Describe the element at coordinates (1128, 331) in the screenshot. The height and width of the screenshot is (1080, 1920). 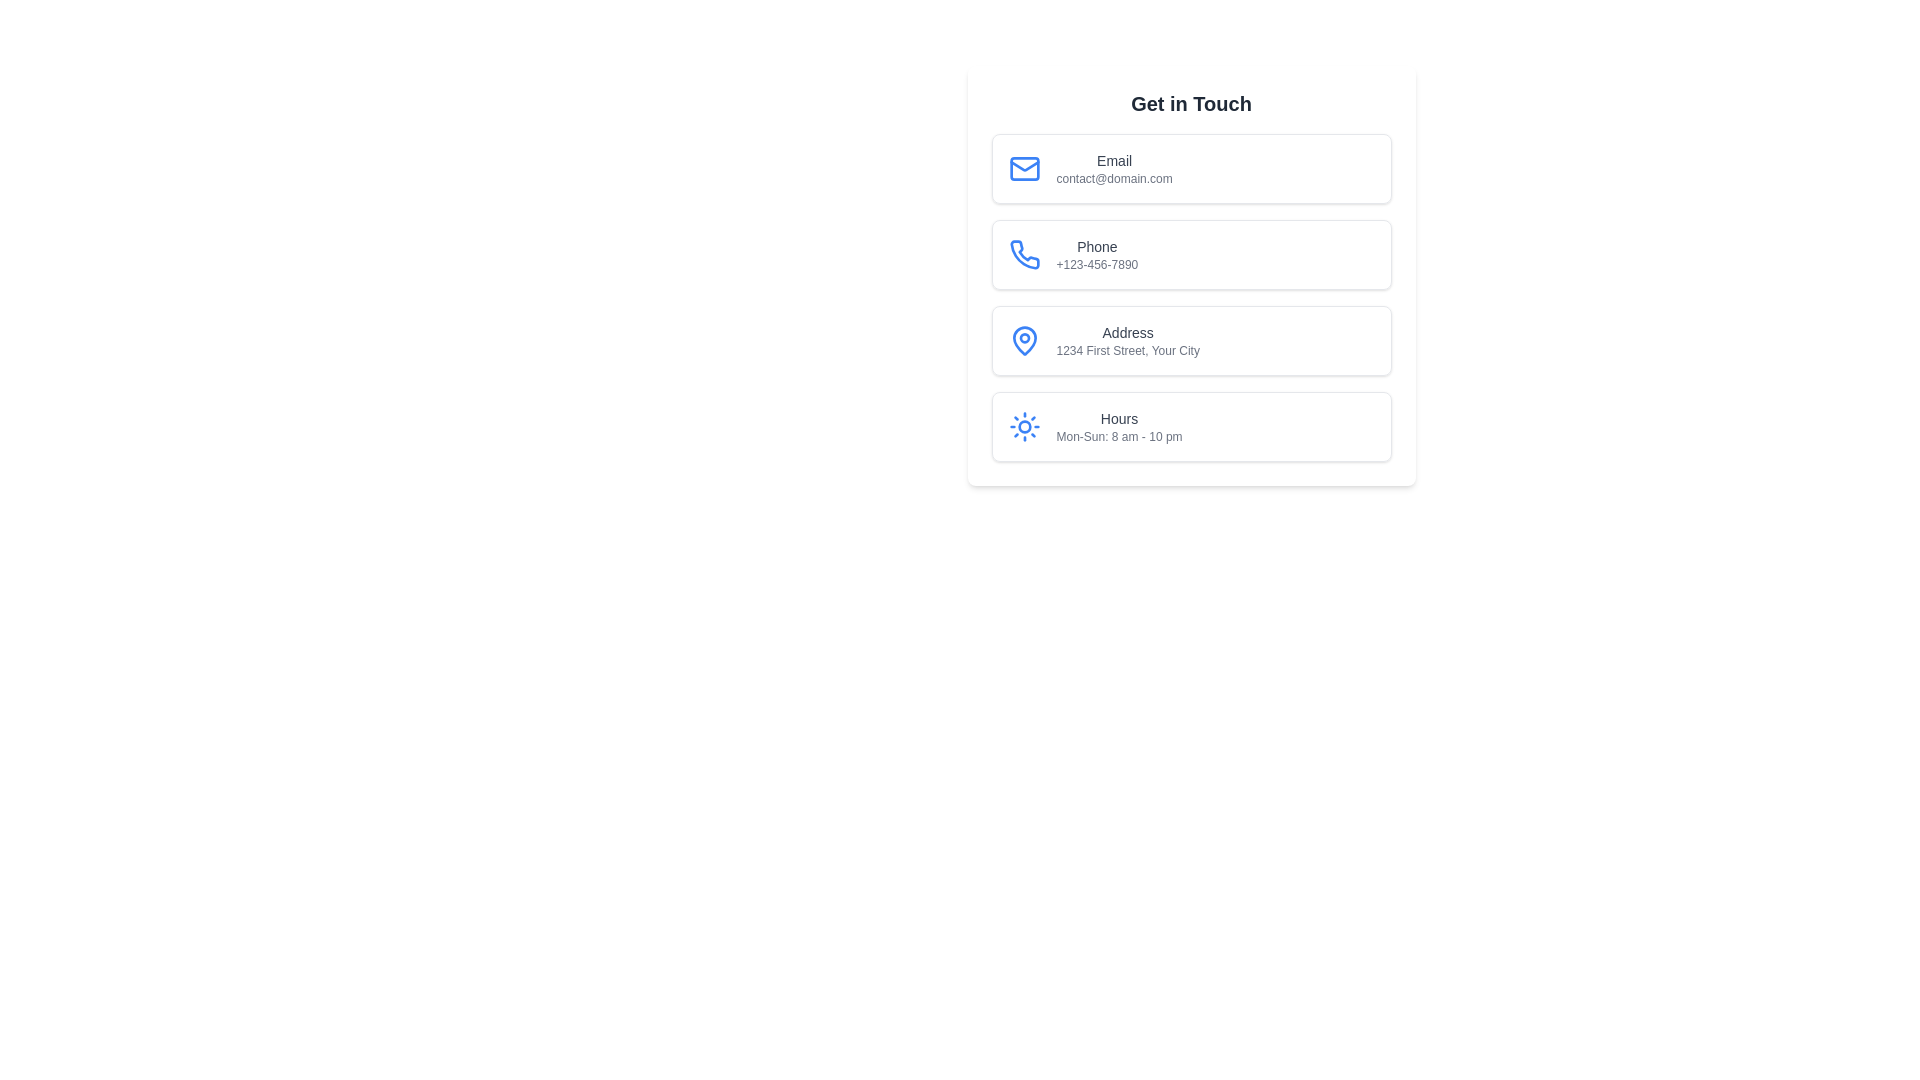
I see `the text label displaying 'Address' which is aligned within a vertical list of contact details` at that location.